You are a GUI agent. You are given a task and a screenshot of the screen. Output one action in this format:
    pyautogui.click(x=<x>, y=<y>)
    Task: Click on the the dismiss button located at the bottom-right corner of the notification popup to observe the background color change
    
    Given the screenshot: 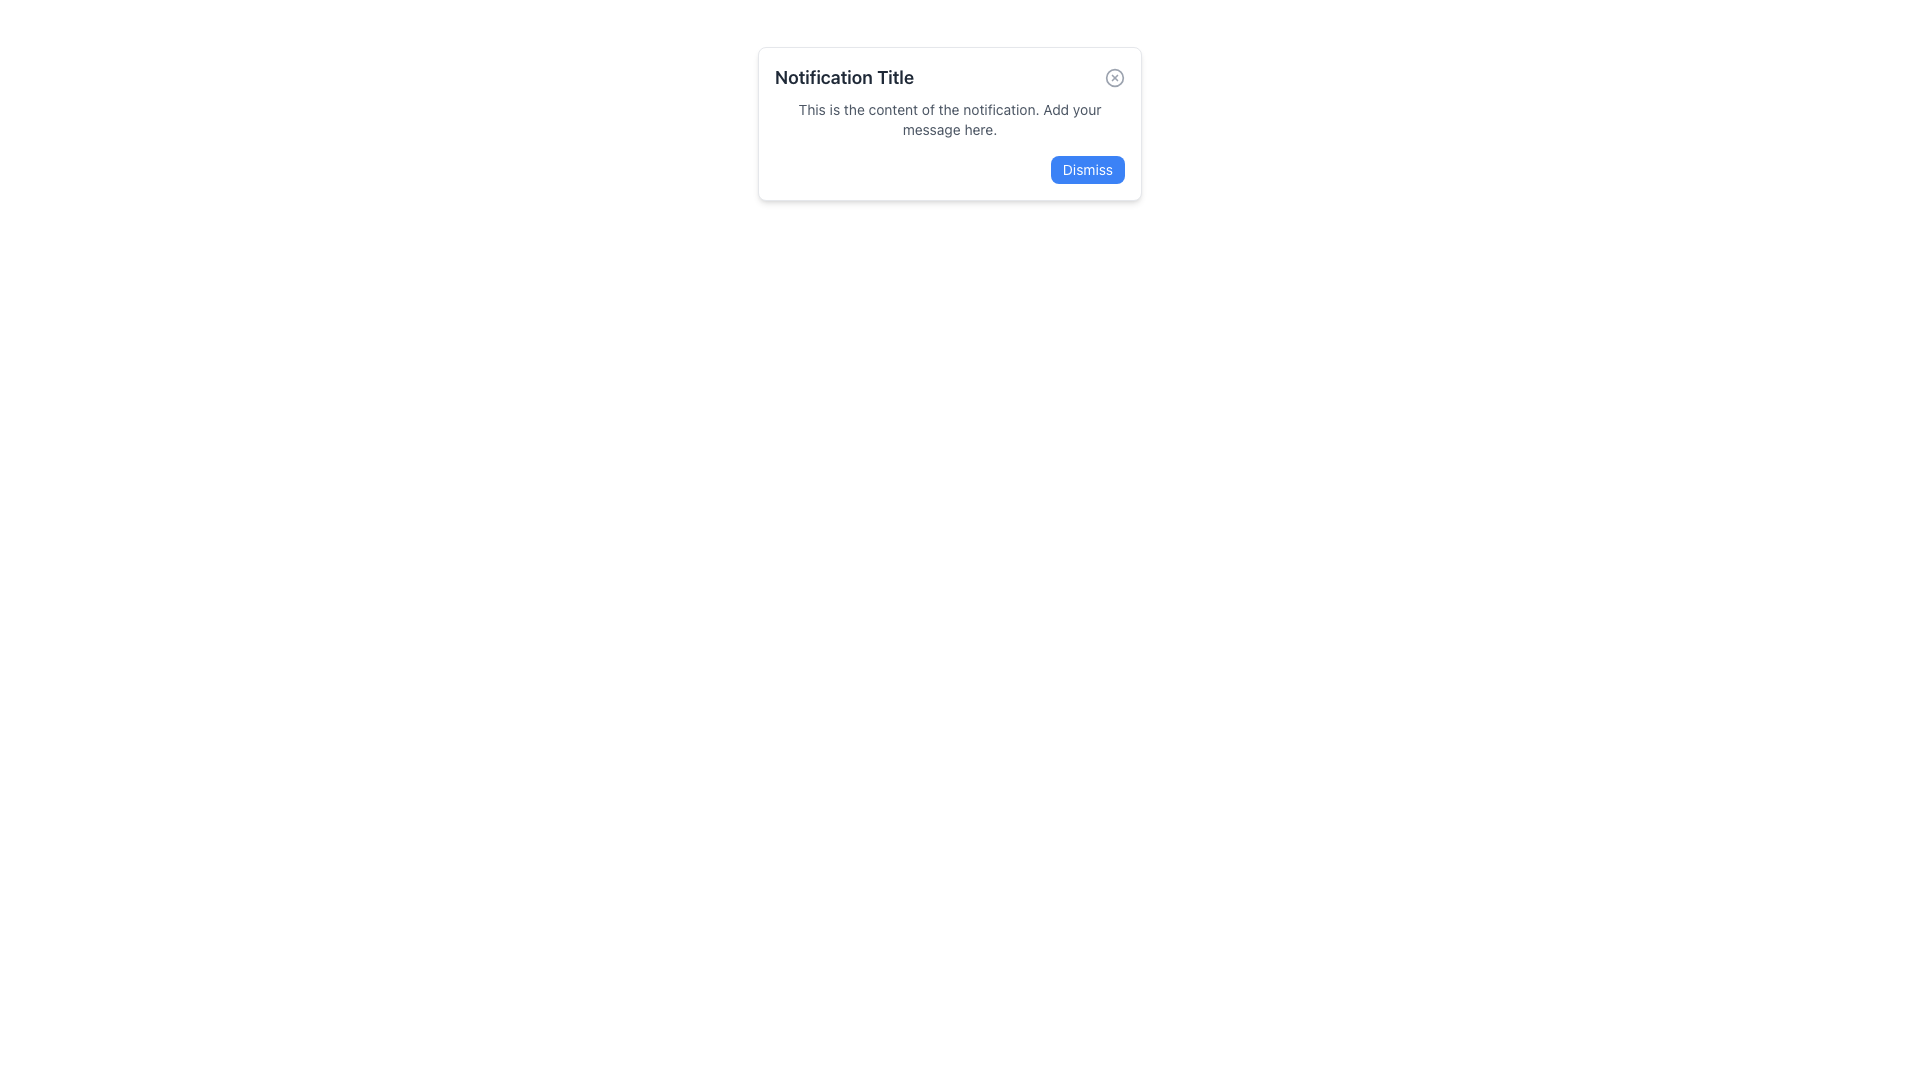 What is the action you would take?
    pyautogui.click(x=1086, y=168)
    